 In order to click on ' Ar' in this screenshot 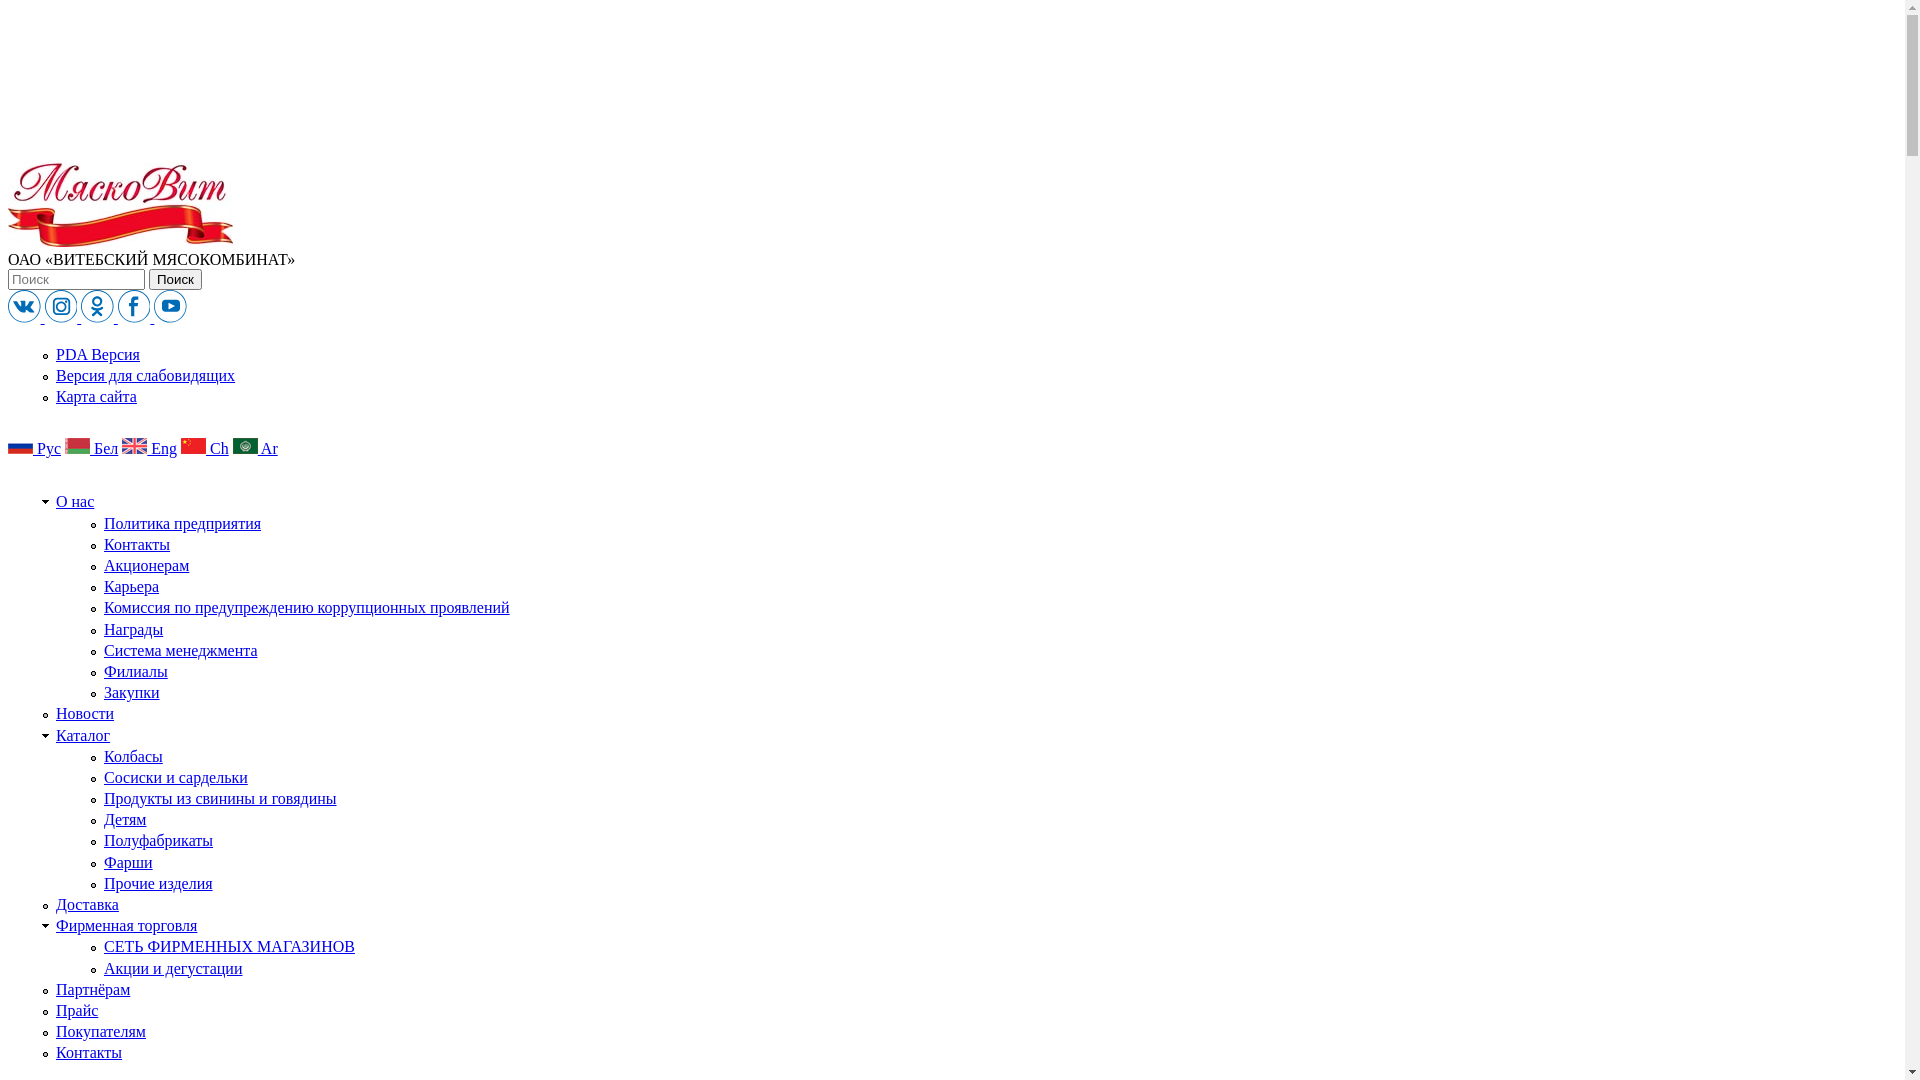, I will do `click(254, 447)`.